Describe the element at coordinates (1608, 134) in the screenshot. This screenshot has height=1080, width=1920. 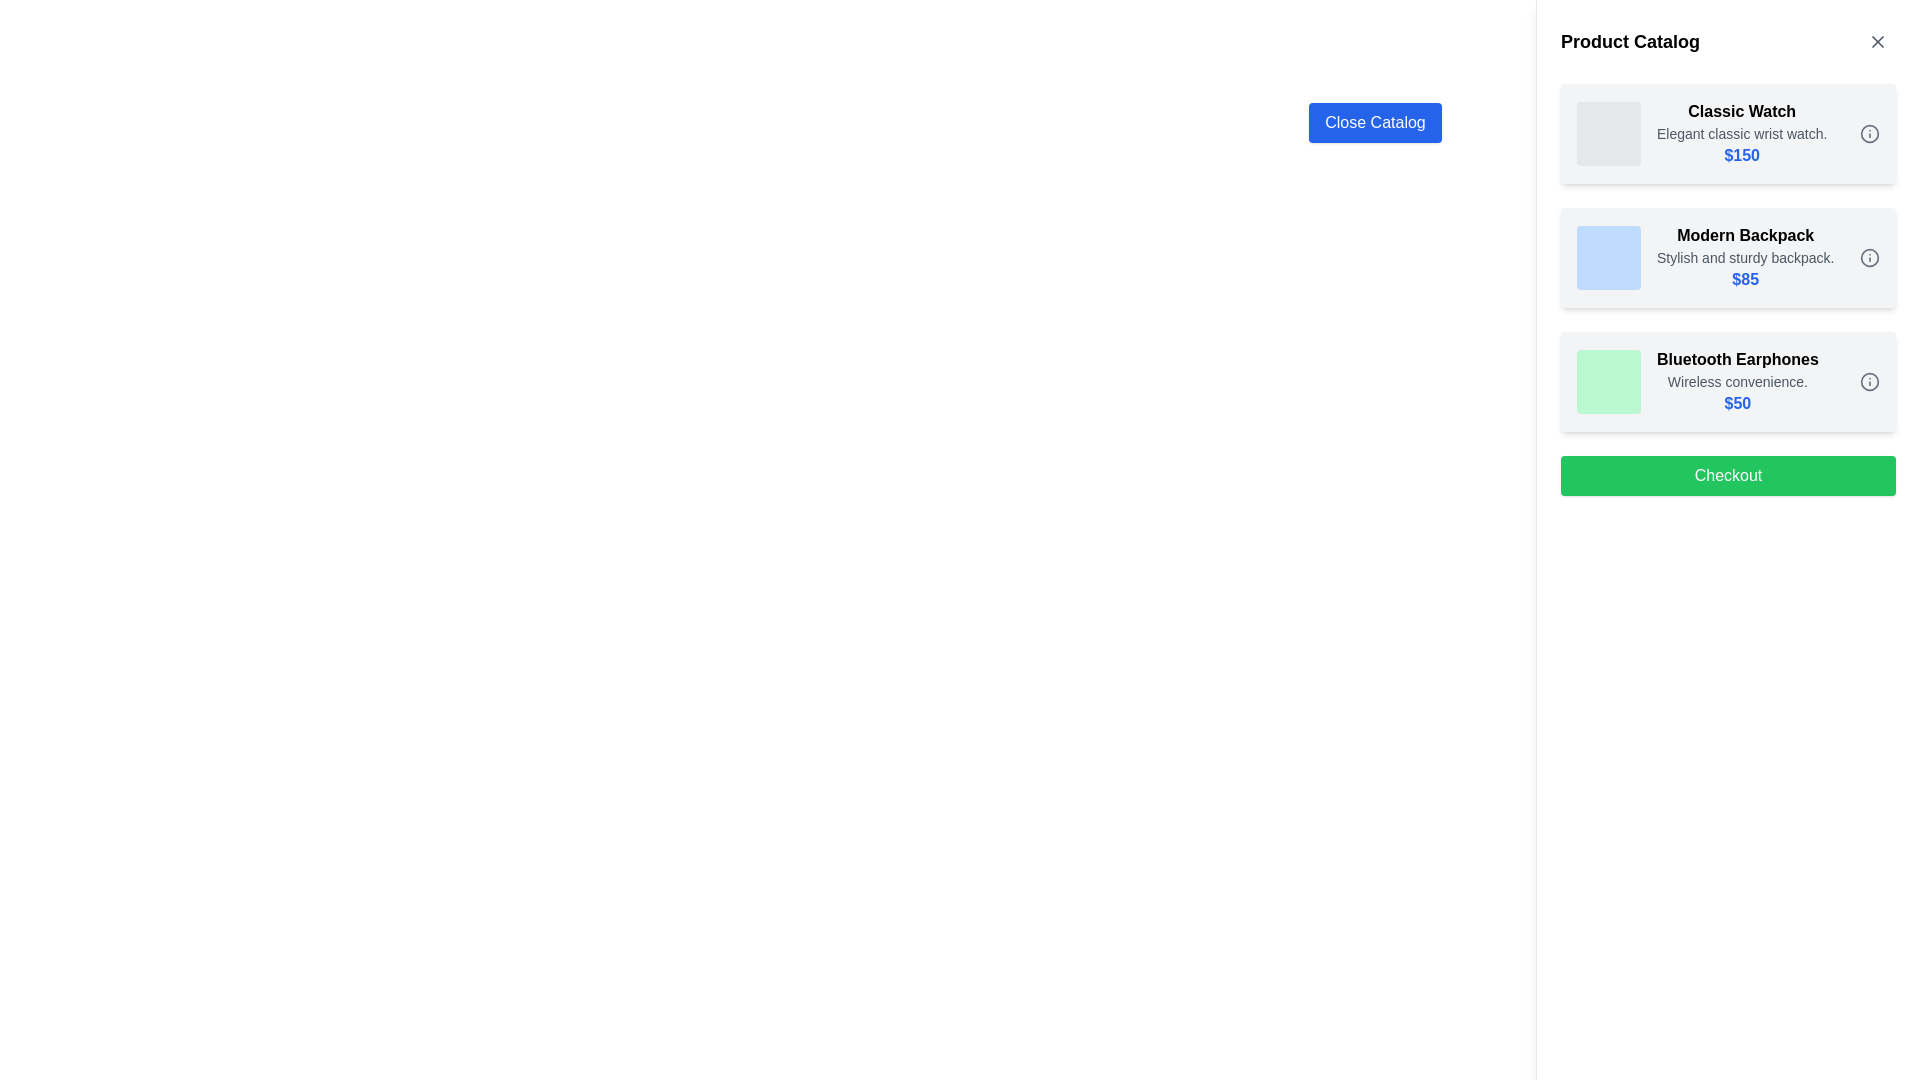
I see `the image placeholder representing the 'Classic Watch' product` at that location.